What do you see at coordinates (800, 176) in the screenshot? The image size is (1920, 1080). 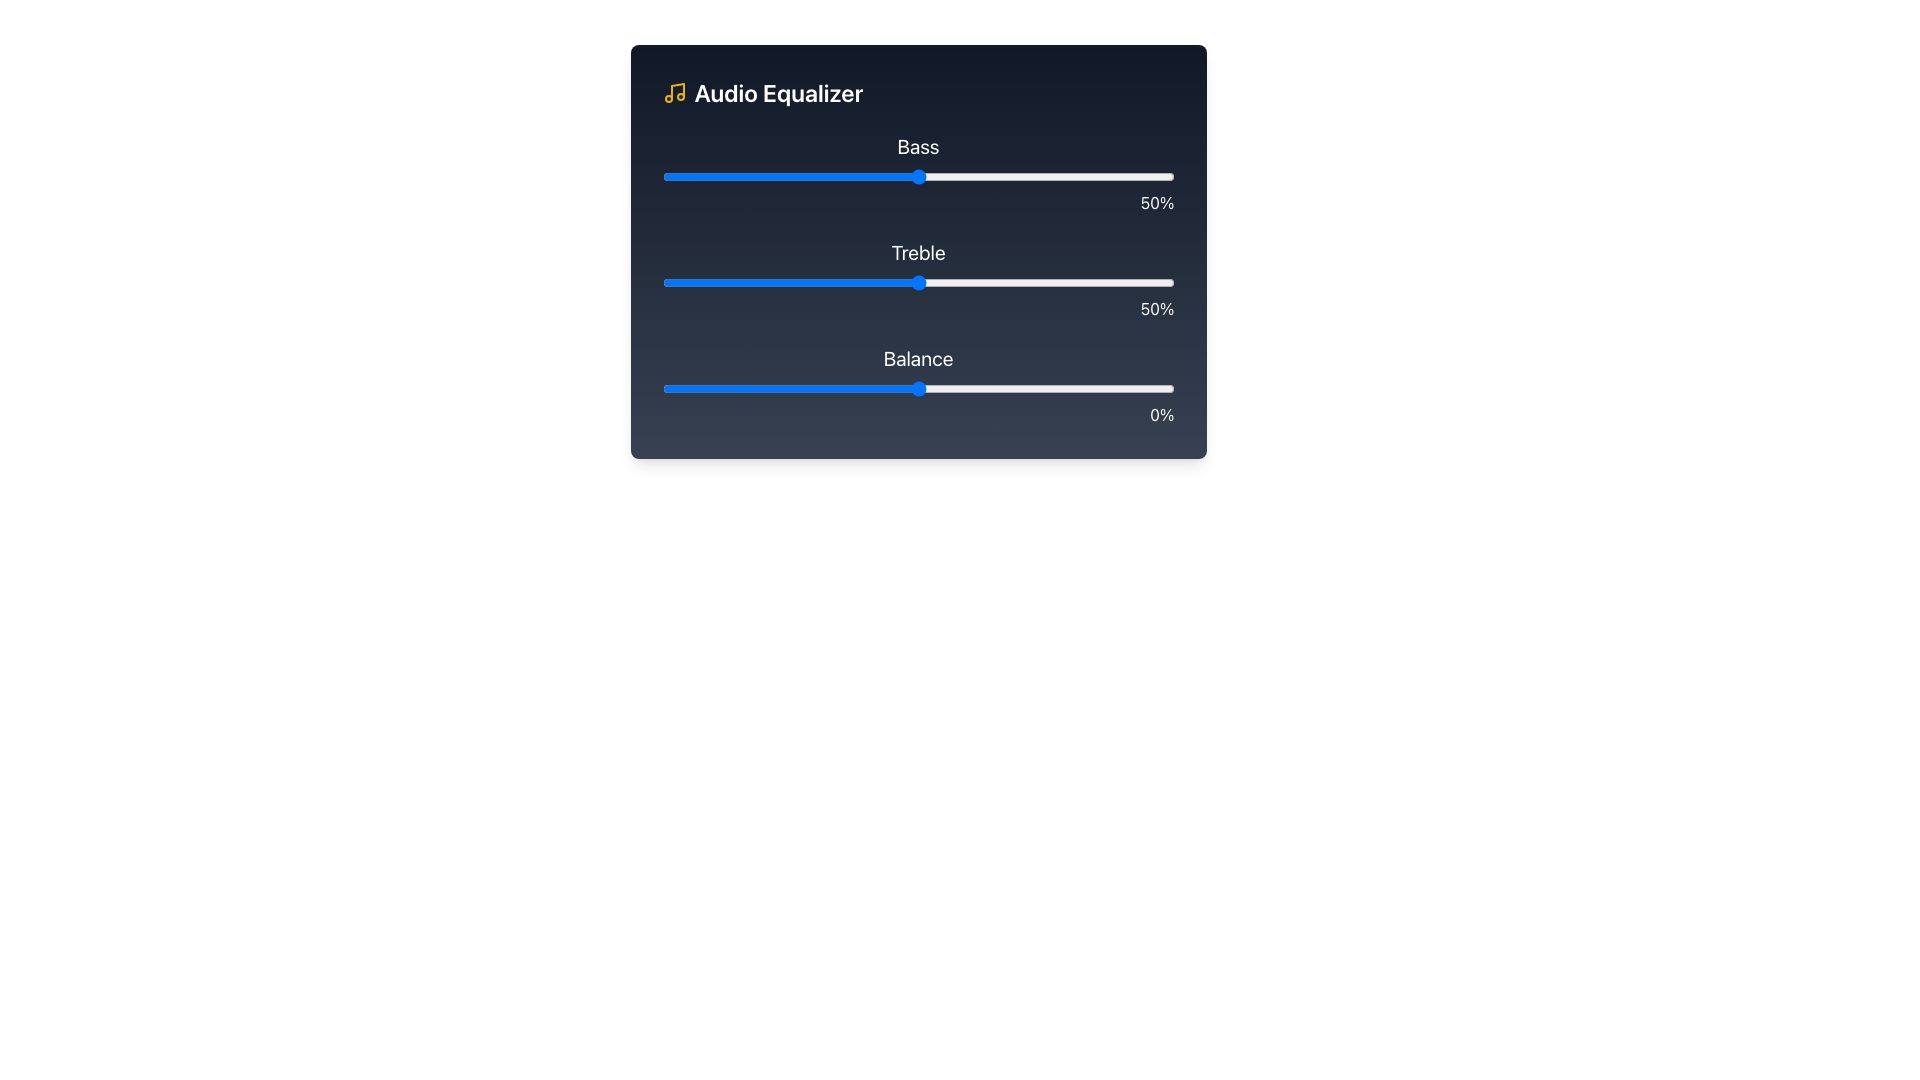 I see `the bass level` at bounding box center [800, 176].